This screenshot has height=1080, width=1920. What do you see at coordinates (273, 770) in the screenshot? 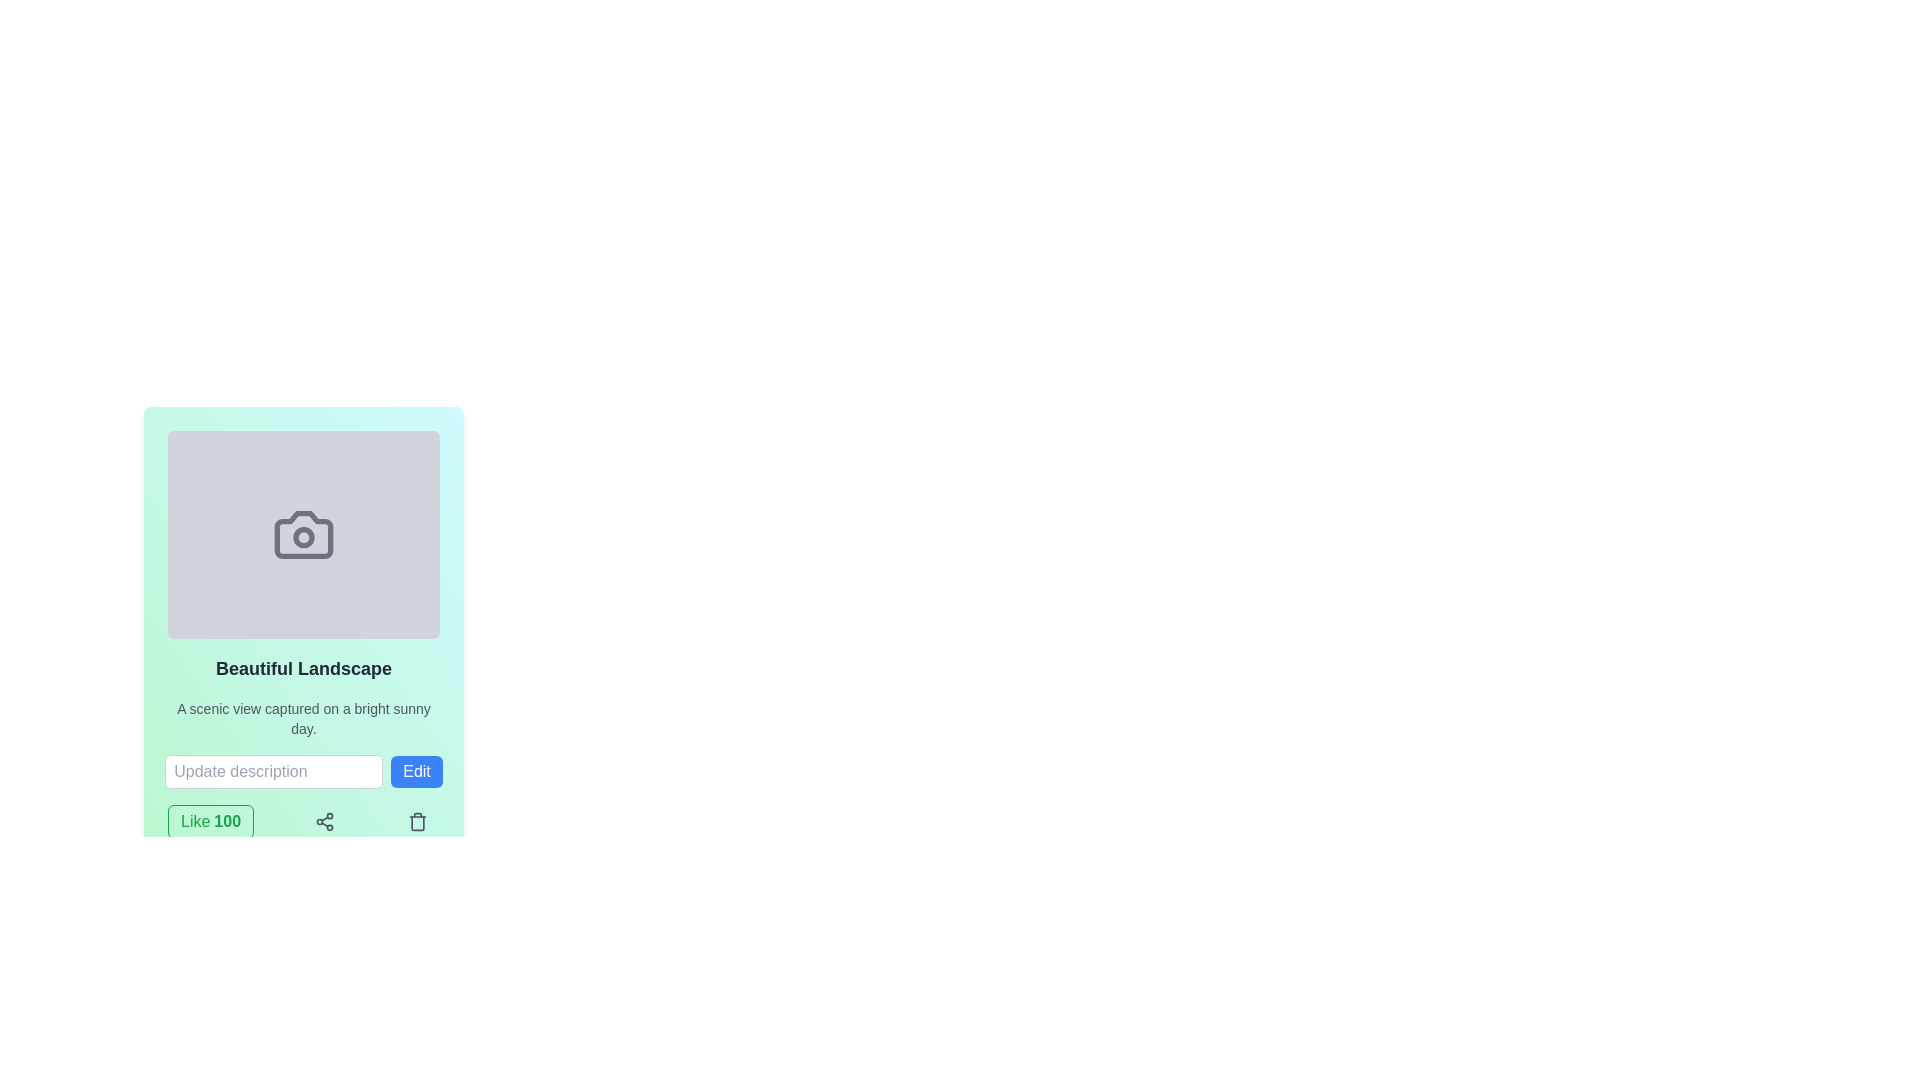
I see `the text input field for updating or modifying a description by pressing the tab key` at bounding box center [273, 770].